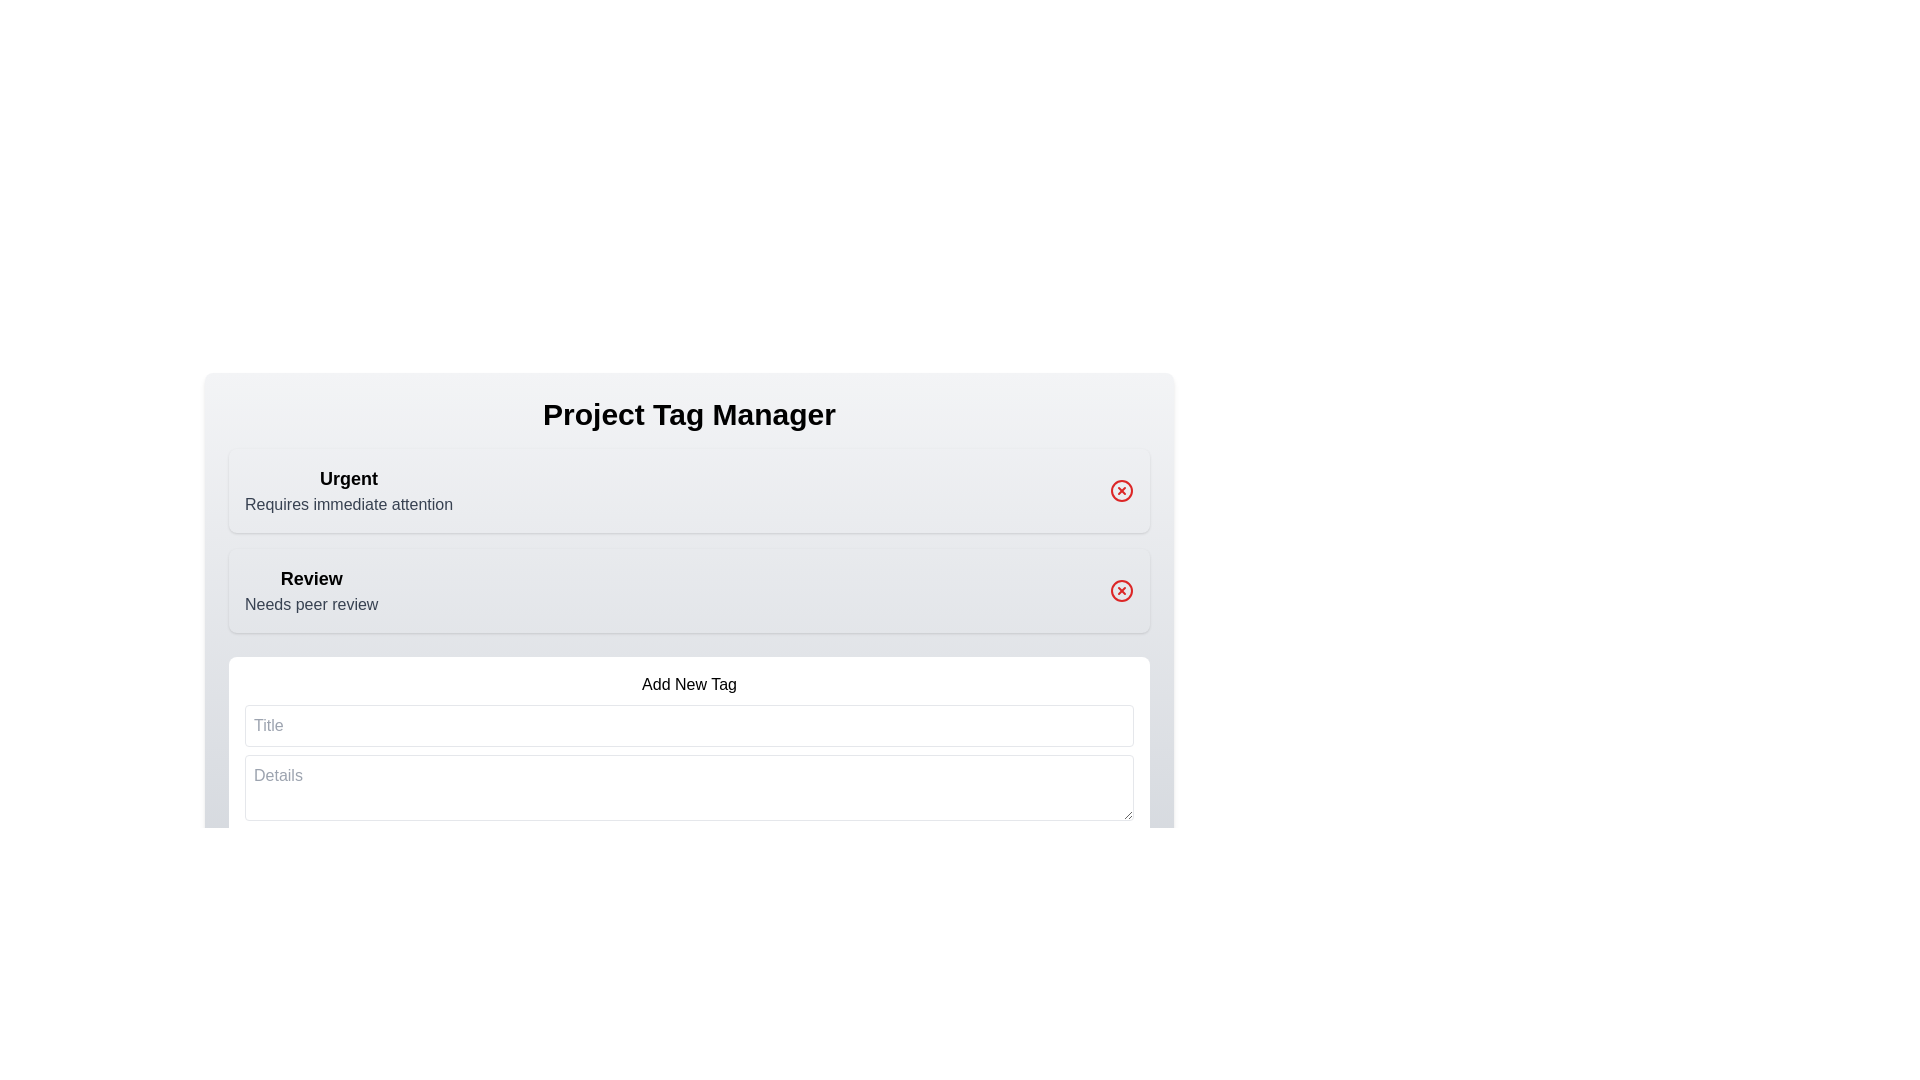  I want to click on the static text label that contains the text 'Add New Tag' within the 'Add Tag' section, so click(689, 684).